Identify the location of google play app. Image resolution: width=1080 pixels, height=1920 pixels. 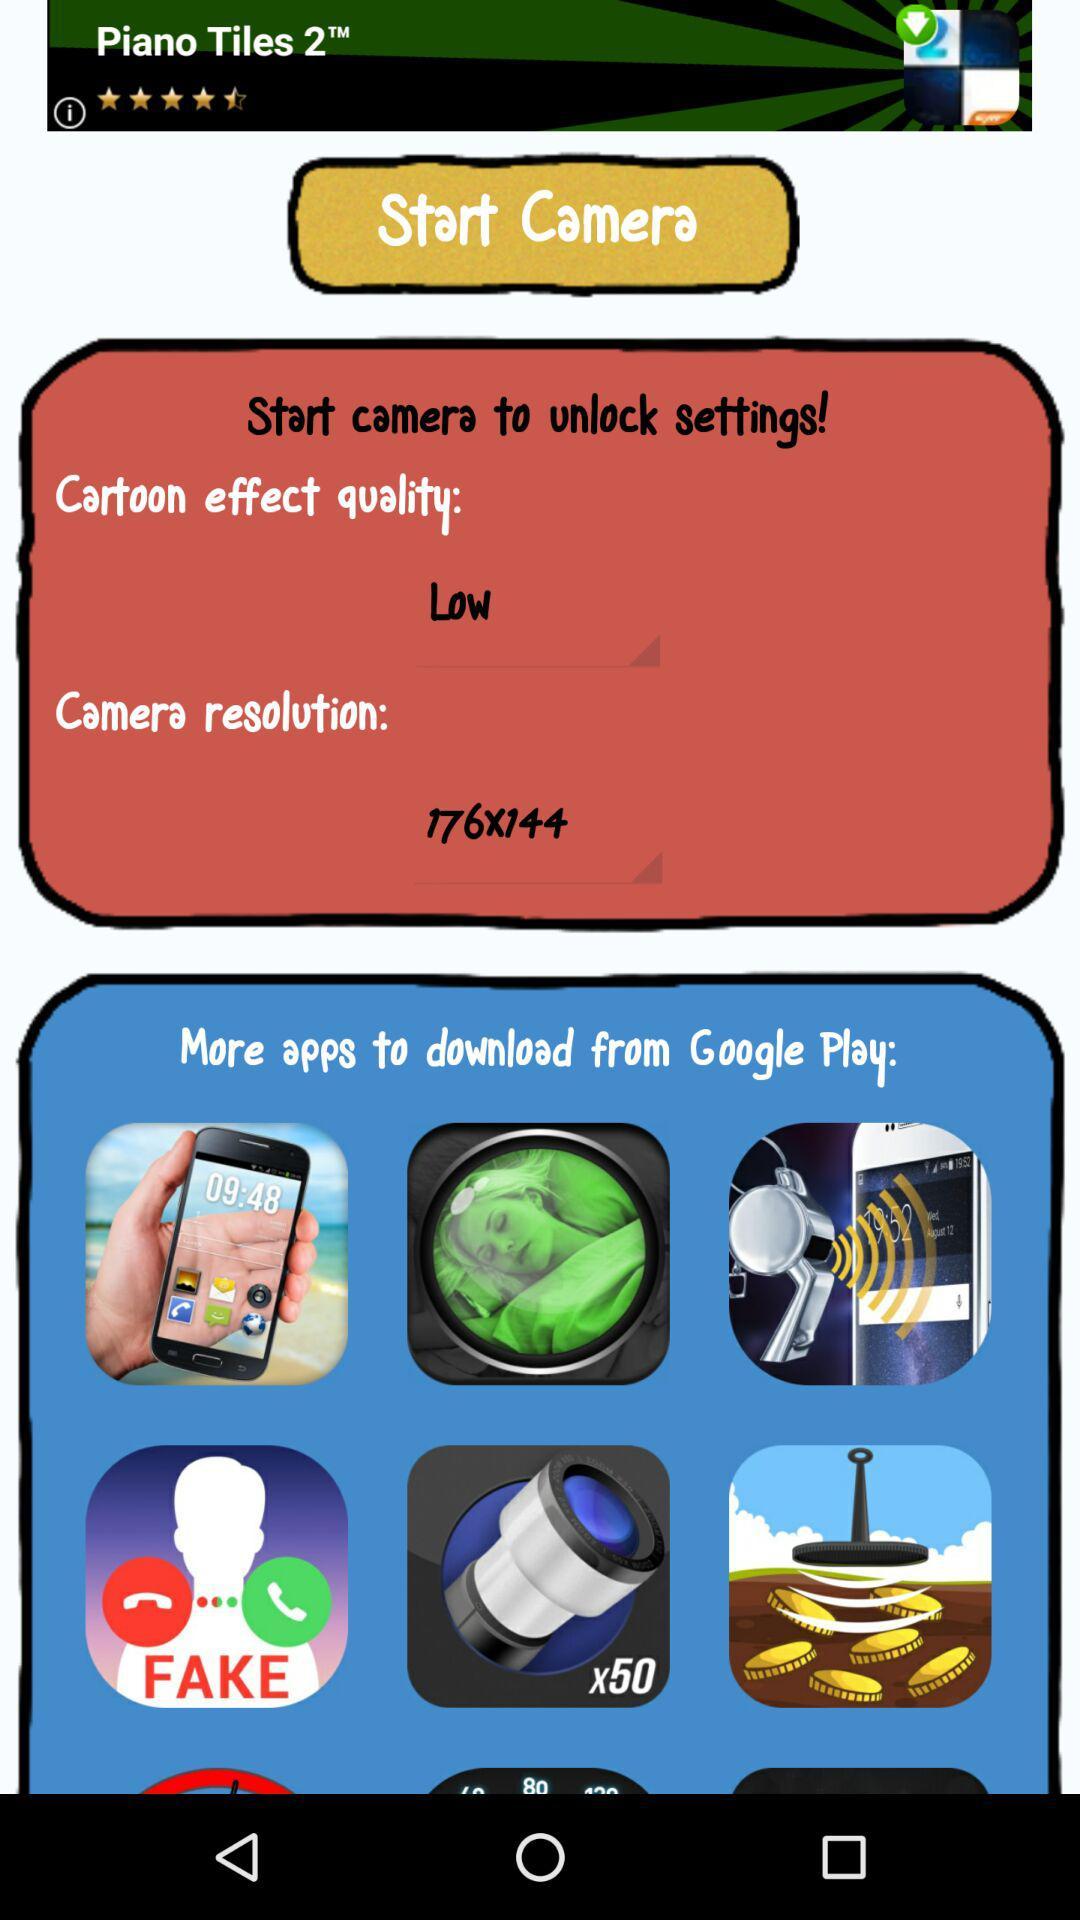
(859, 1252).